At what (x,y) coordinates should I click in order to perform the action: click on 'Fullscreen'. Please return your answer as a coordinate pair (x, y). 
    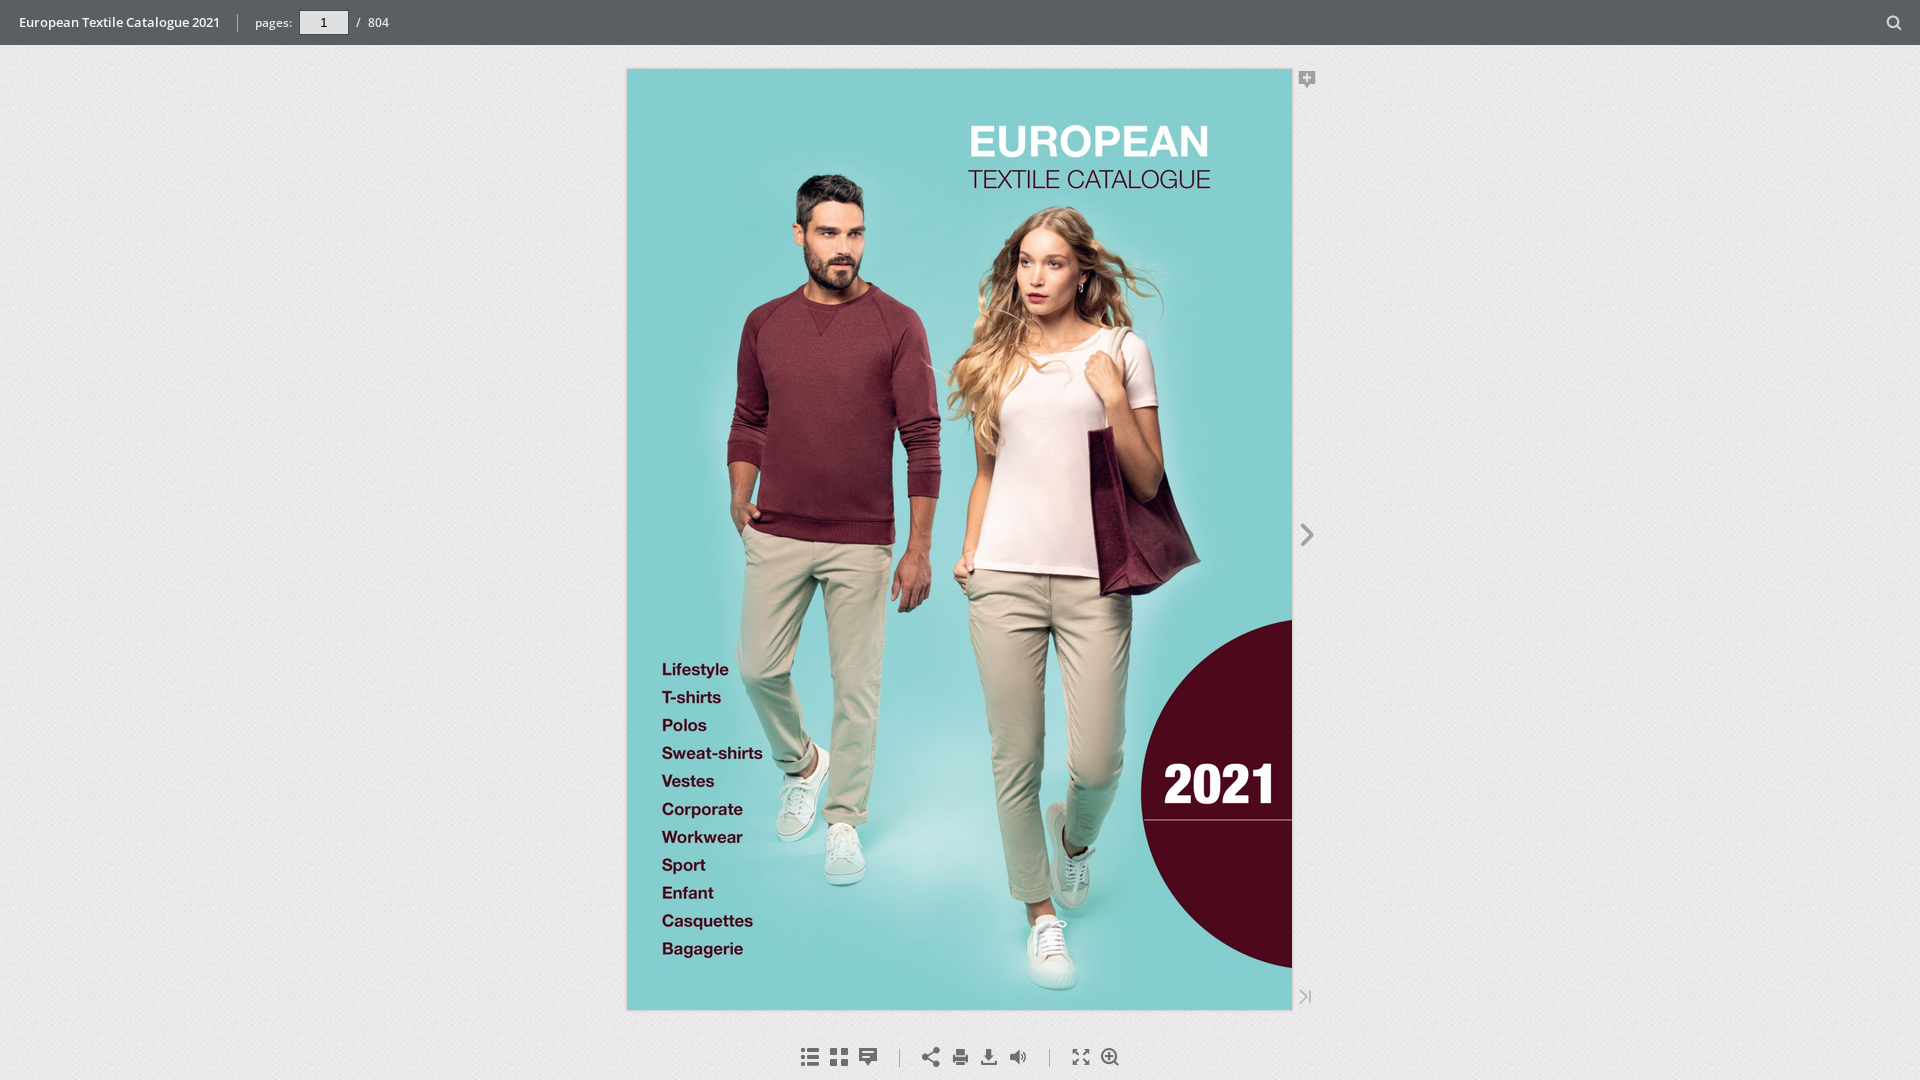
    Looking at the image, I should click on (1079, 1056).